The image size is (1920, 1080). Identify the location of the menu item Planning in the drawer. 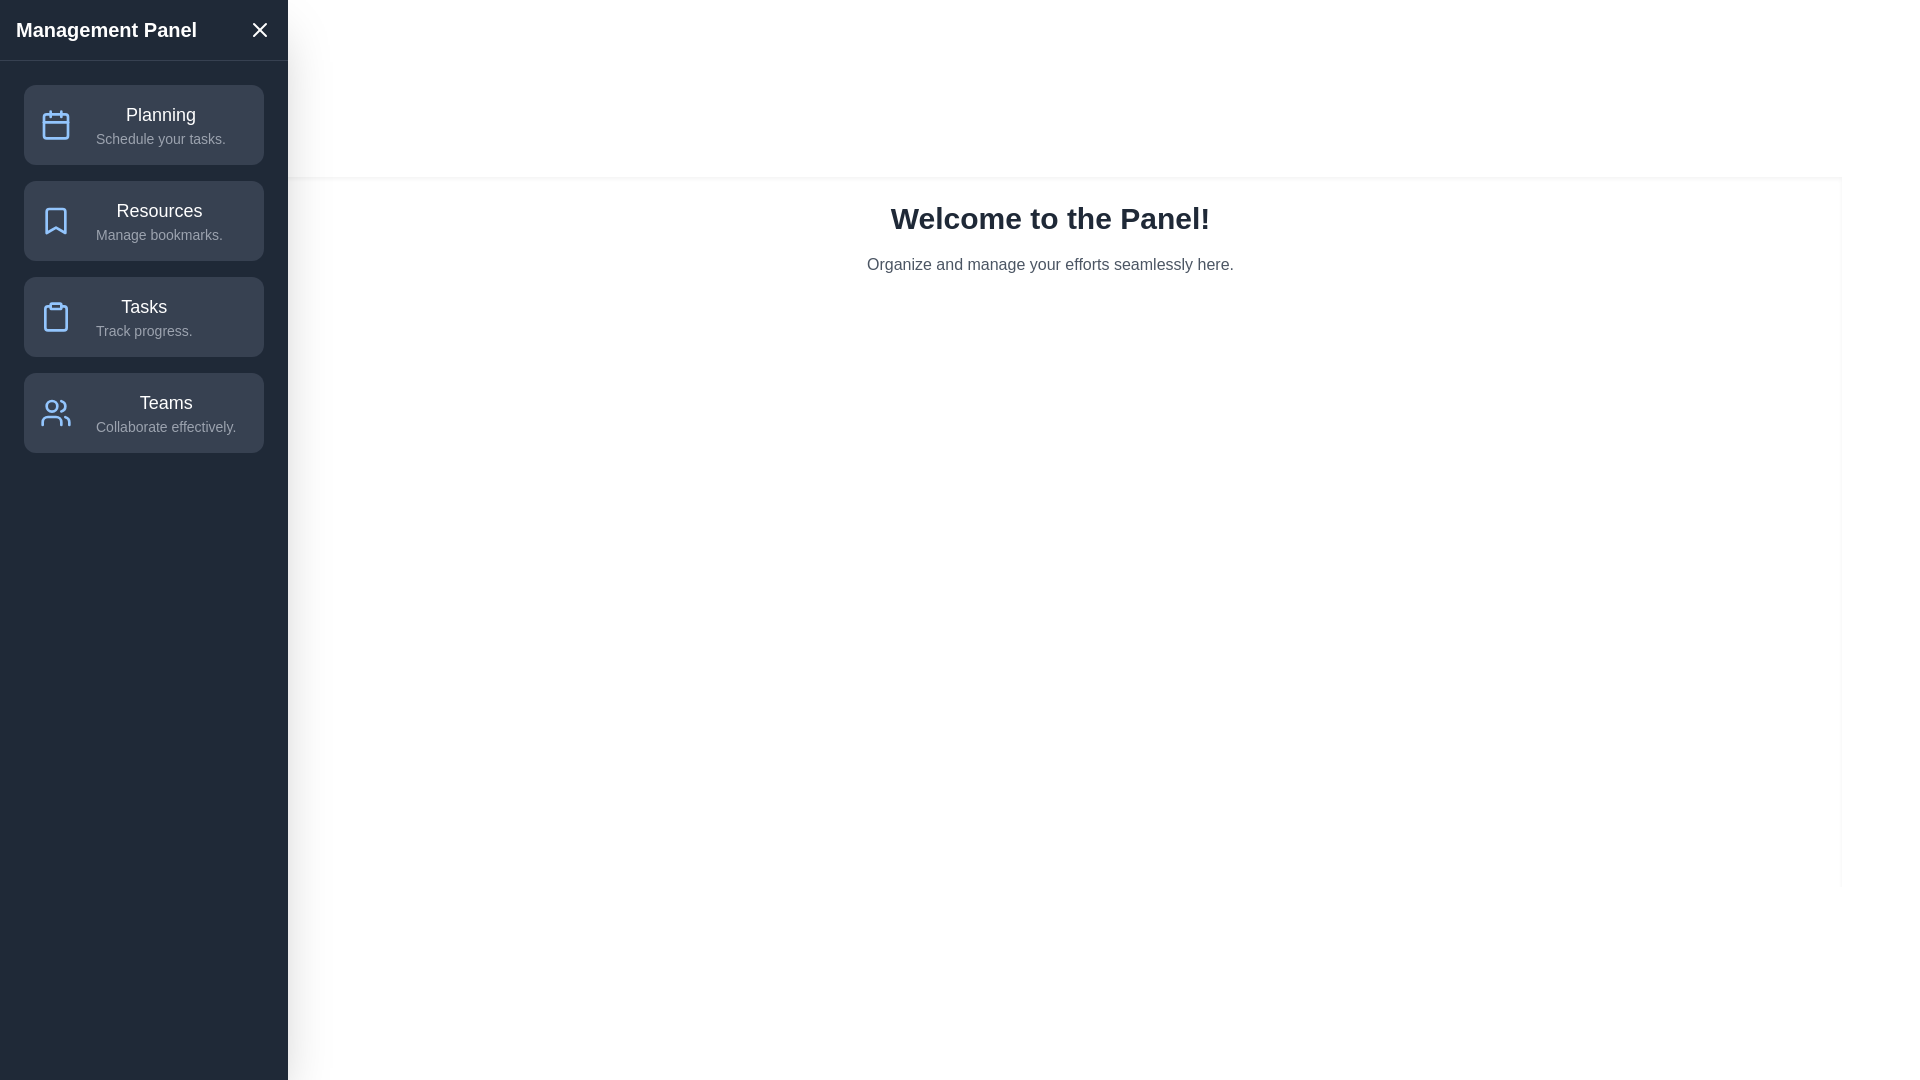
(143, 124).